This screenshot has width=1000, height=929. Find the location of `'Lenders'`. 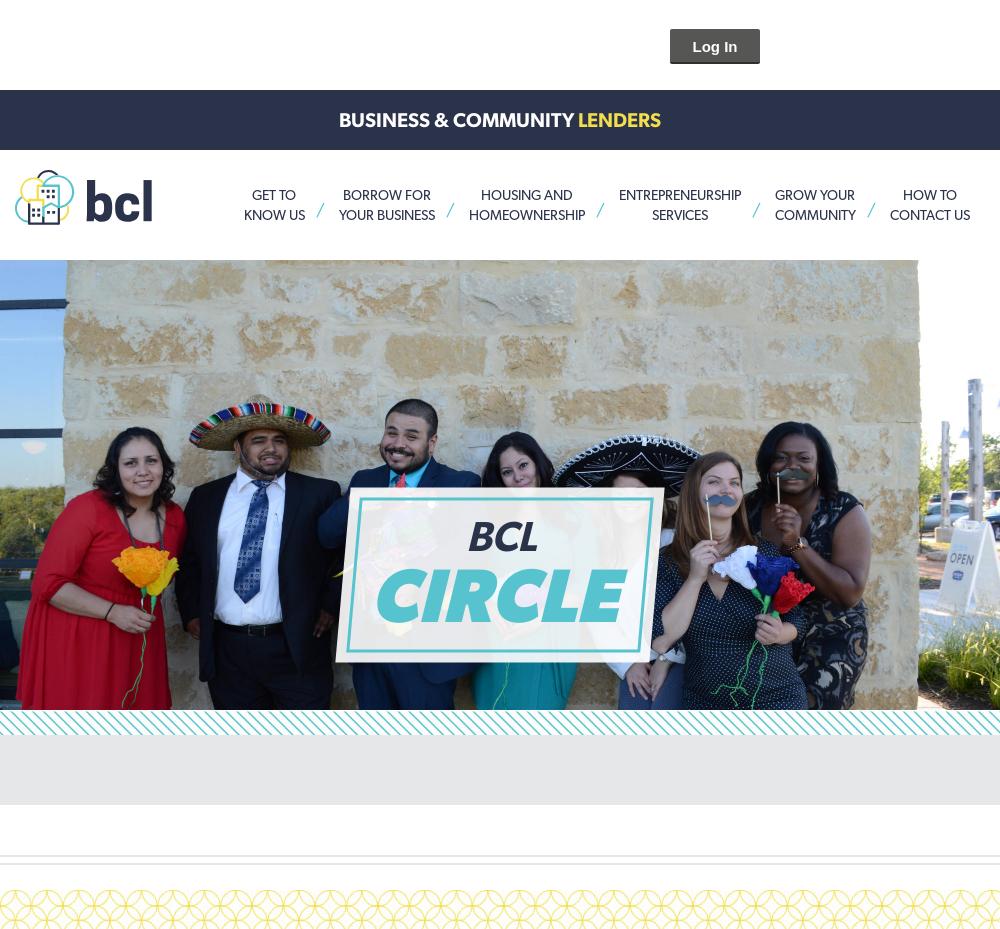

'Lenders' is located at coordinates (618, 120).